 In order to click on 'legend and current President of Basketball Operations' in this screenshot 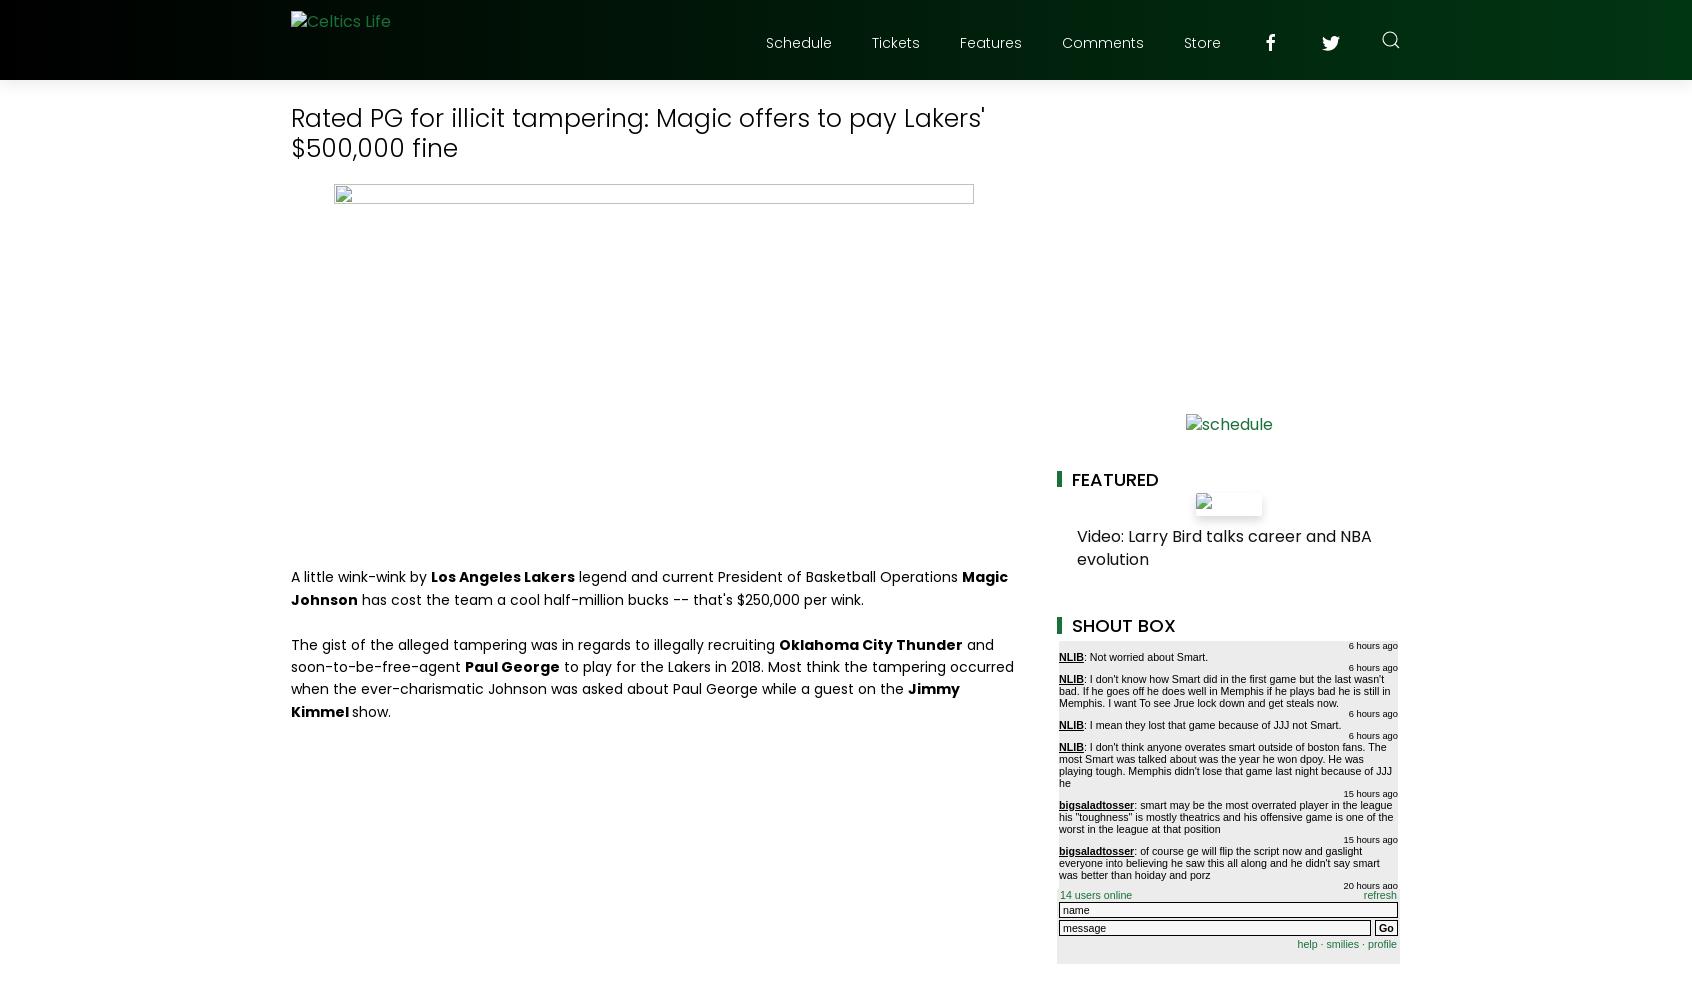, I will do `click(767, 576)`.